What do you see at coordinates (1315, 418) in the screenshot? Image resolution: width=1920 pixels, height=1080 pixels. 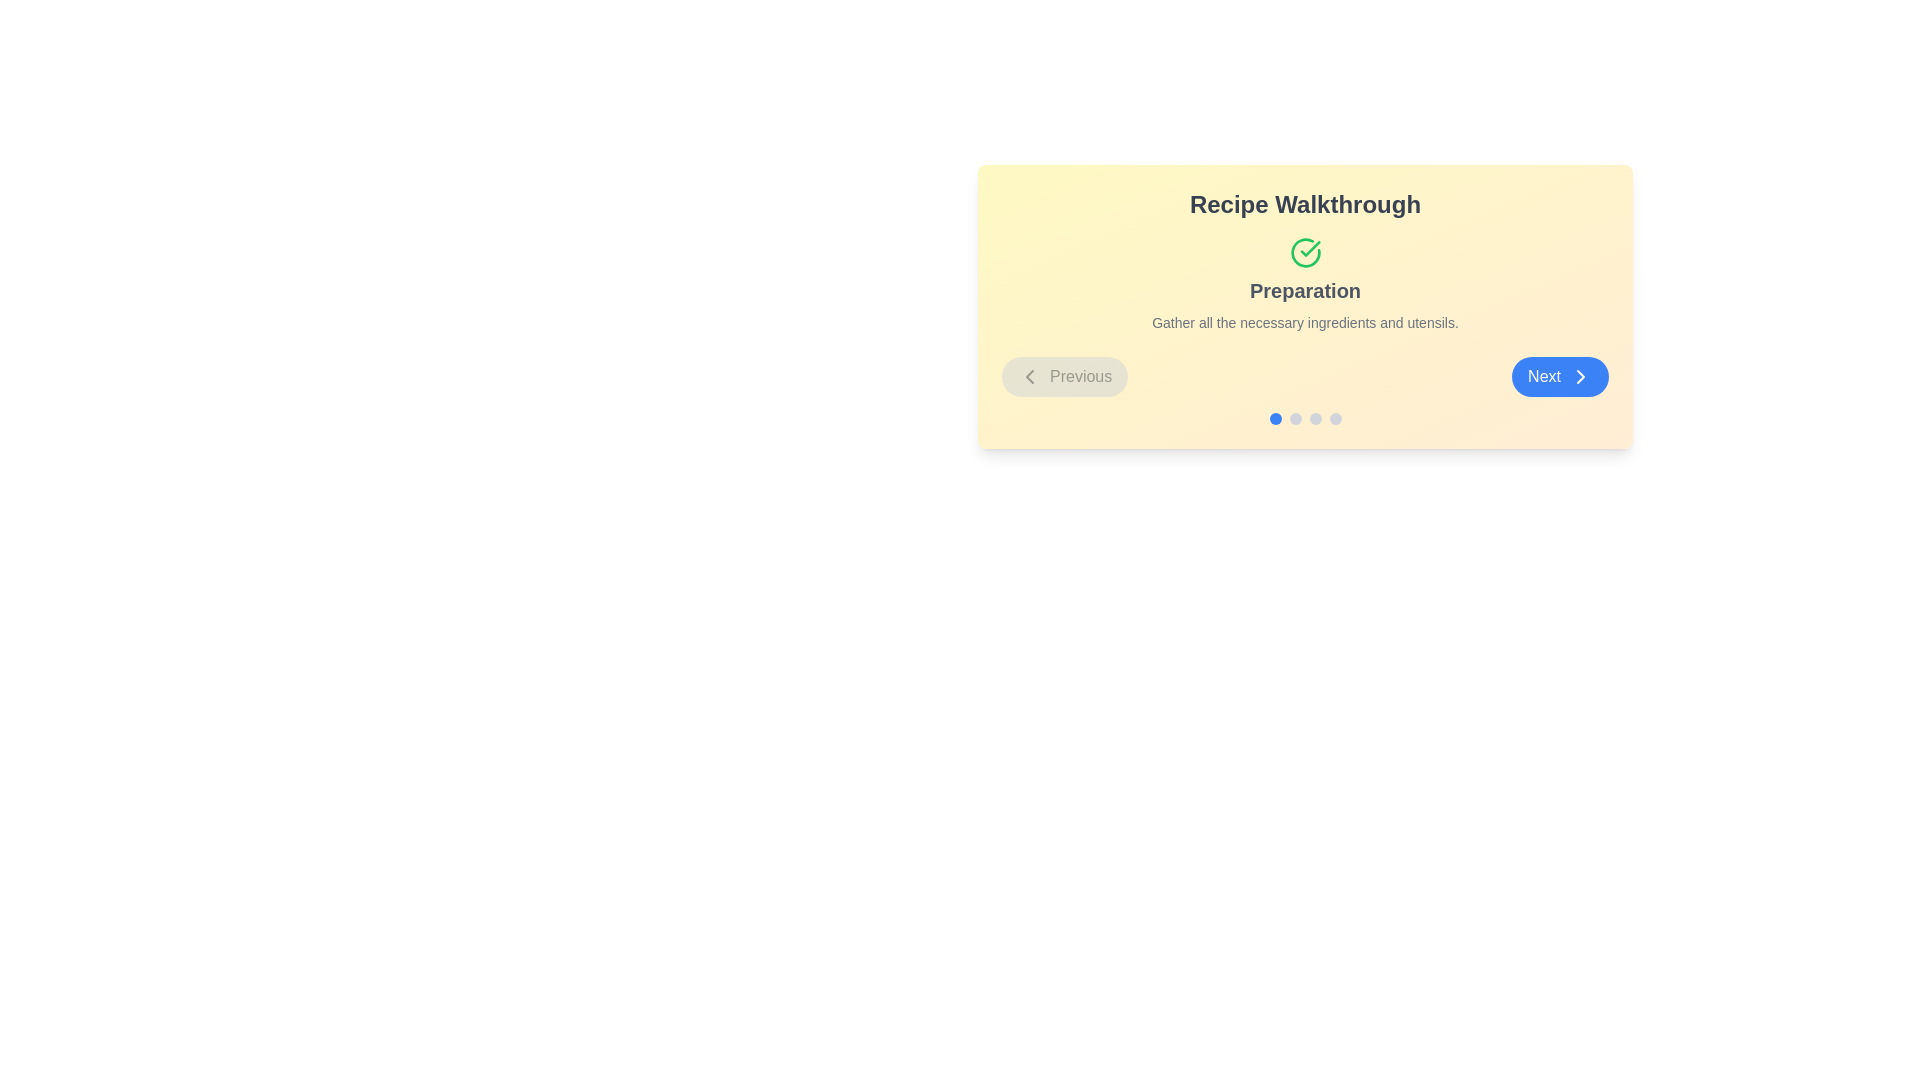 I see `the third gray circular indicator in a horizontal row of indicators, positioned near the bottom-center of the interface` at bounding box center [1315, 418].